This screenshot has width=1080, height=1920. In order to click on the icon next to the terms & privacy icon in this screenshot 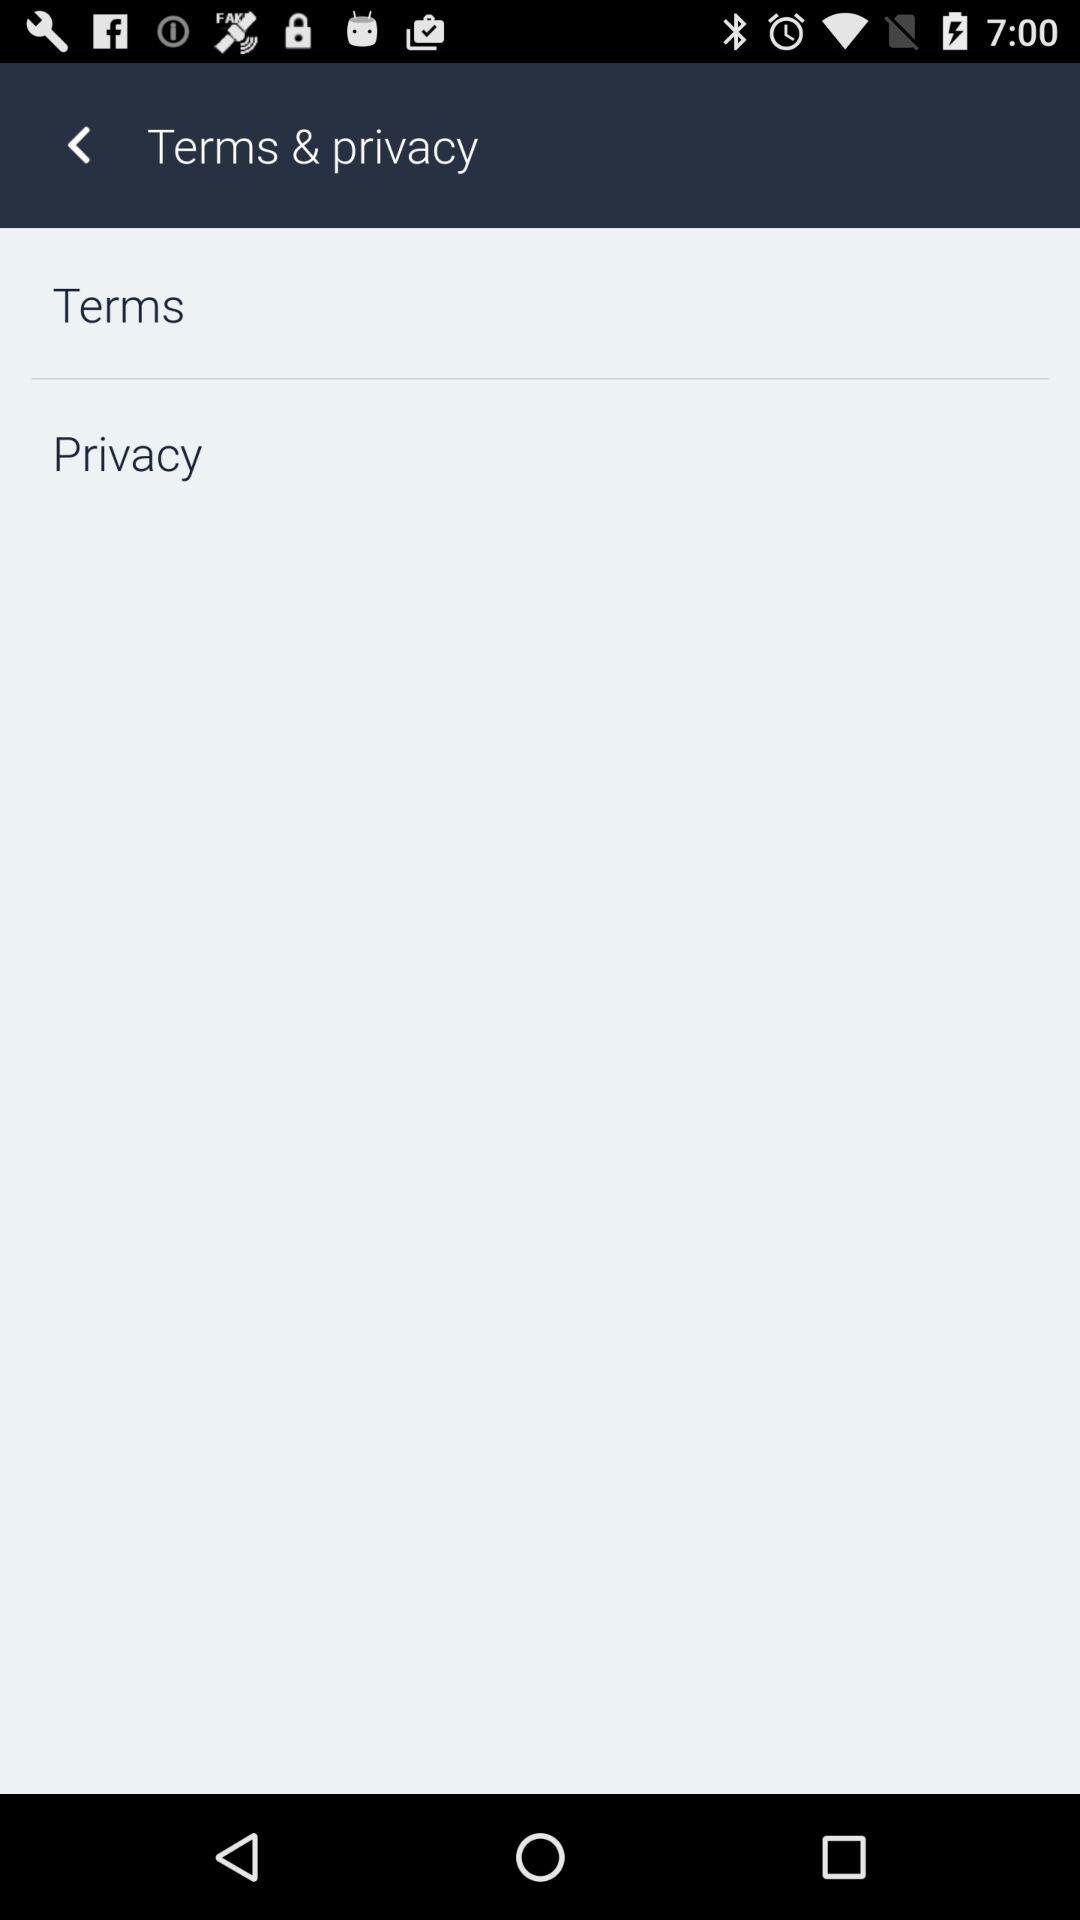, I will do `click(77, 144)`.